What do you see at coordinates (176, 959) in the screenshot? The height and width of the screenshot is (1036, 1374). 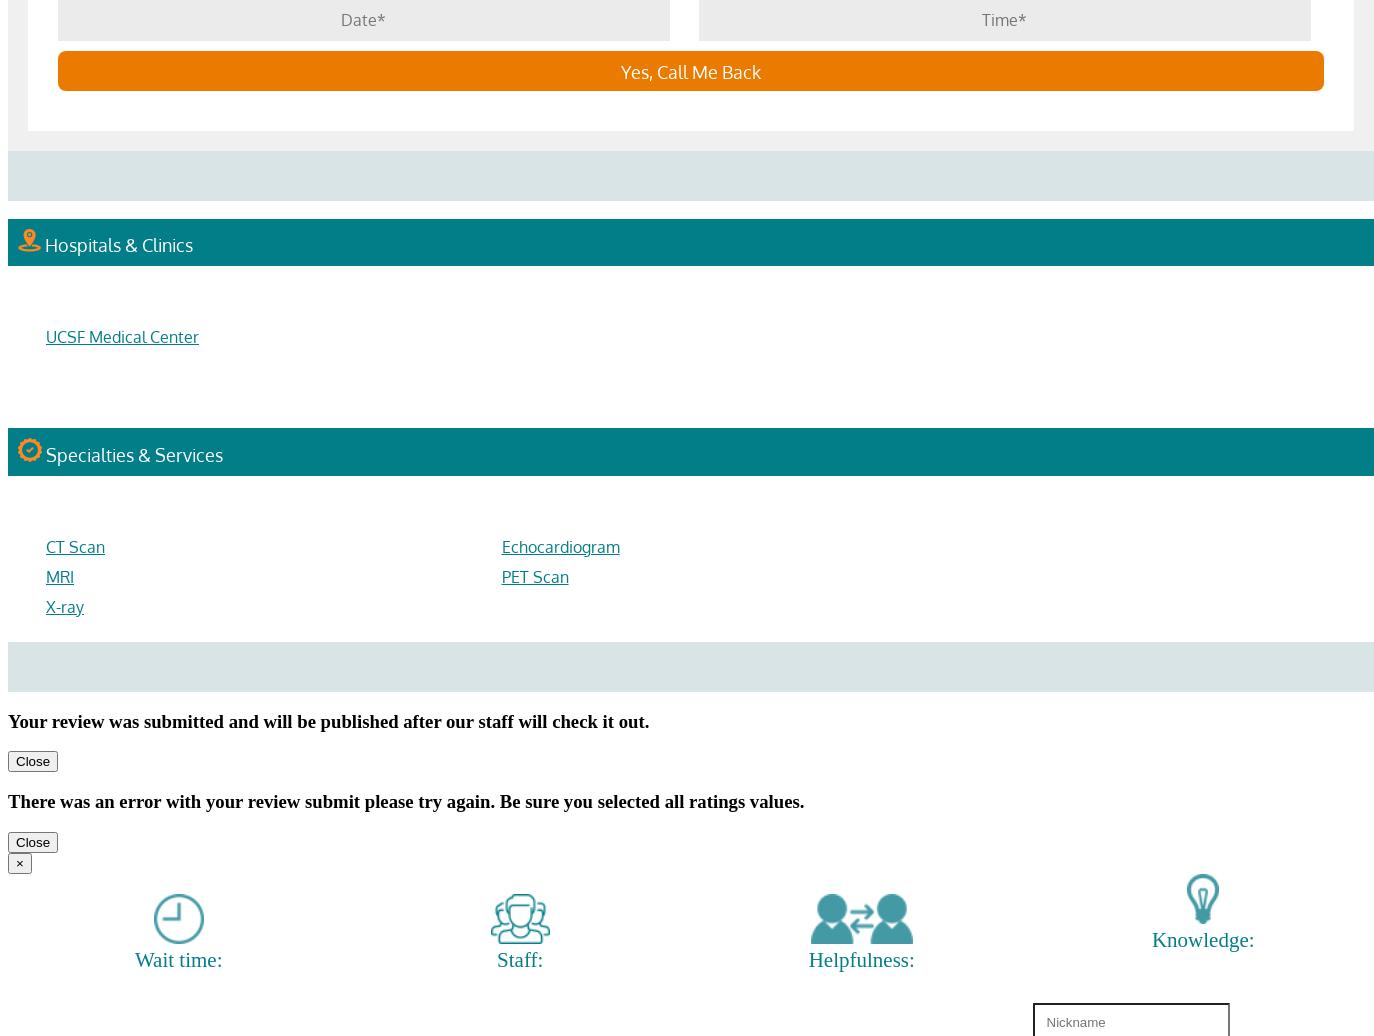 I see `'Wait time:'` at bounding box center [176, 959].